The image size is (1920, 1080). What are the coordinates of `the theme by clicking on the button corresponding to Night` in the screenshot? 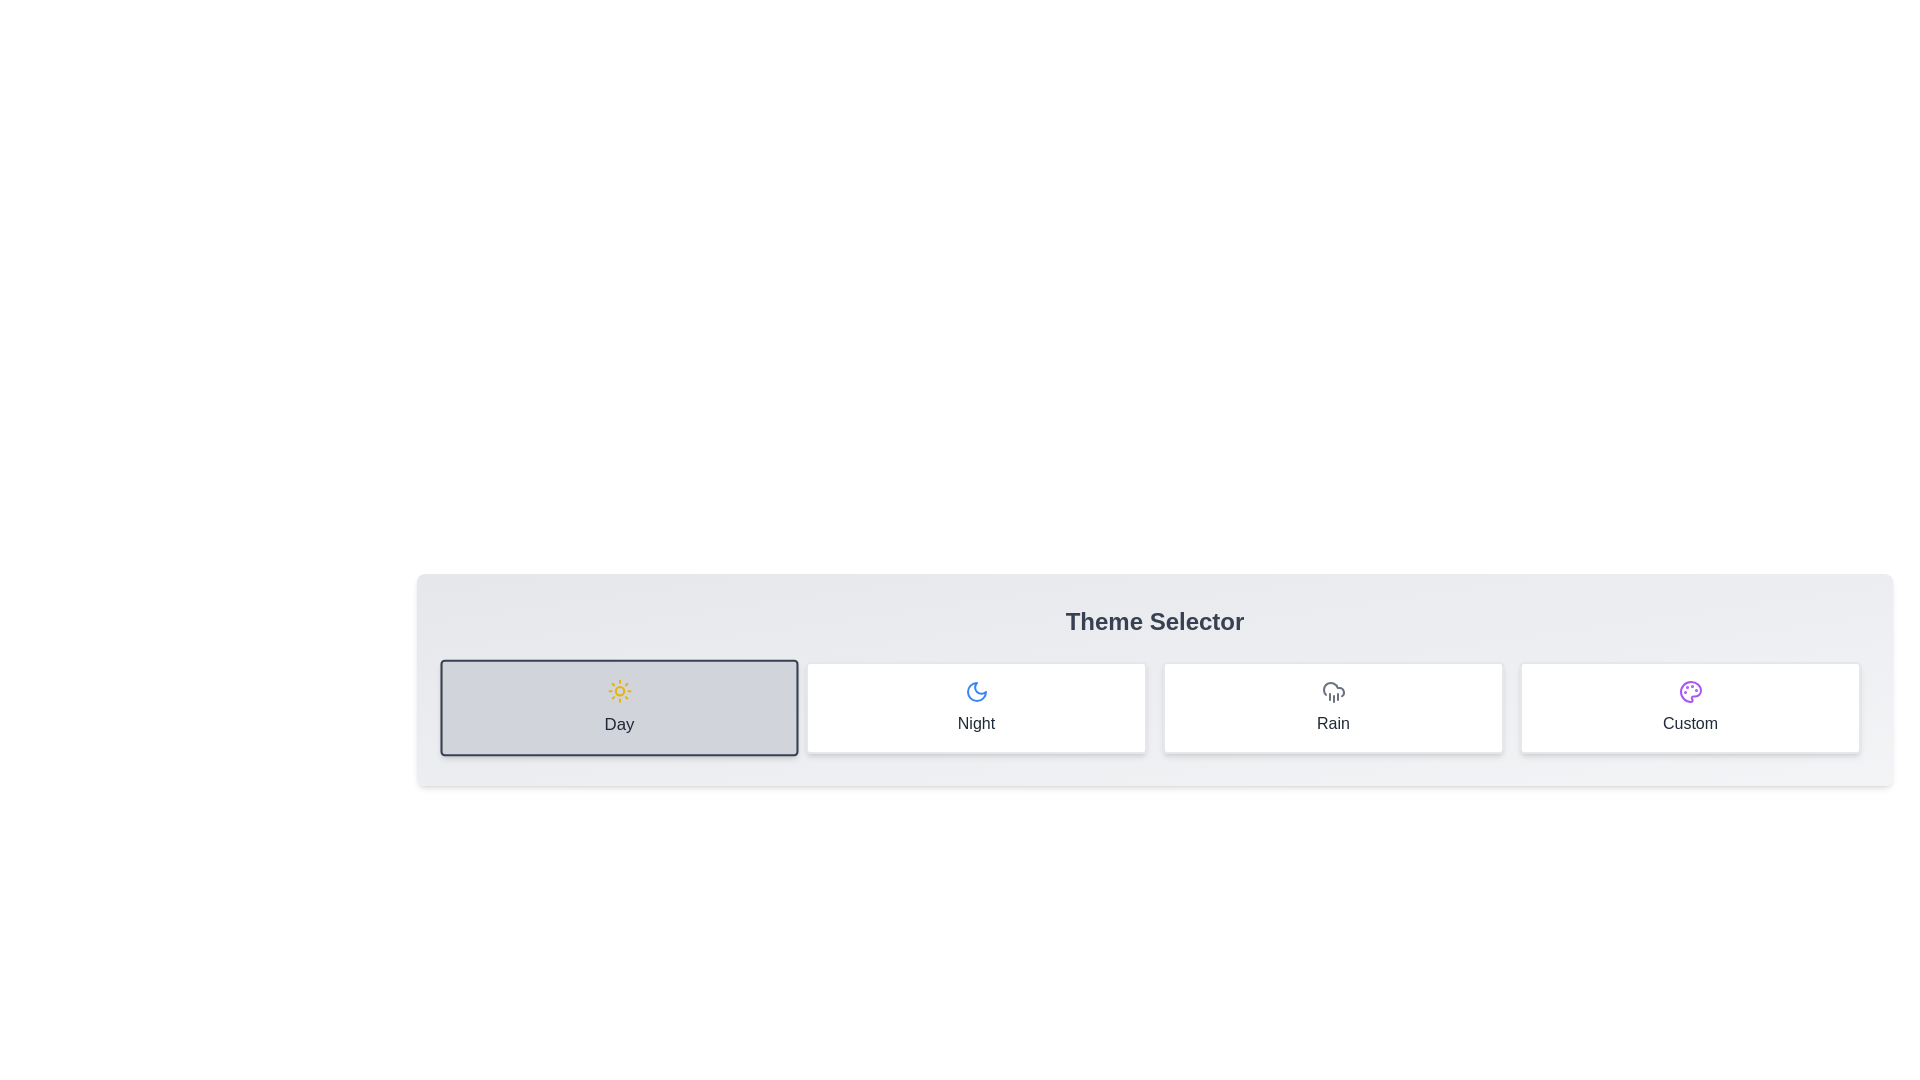 It's located at (976, 707).